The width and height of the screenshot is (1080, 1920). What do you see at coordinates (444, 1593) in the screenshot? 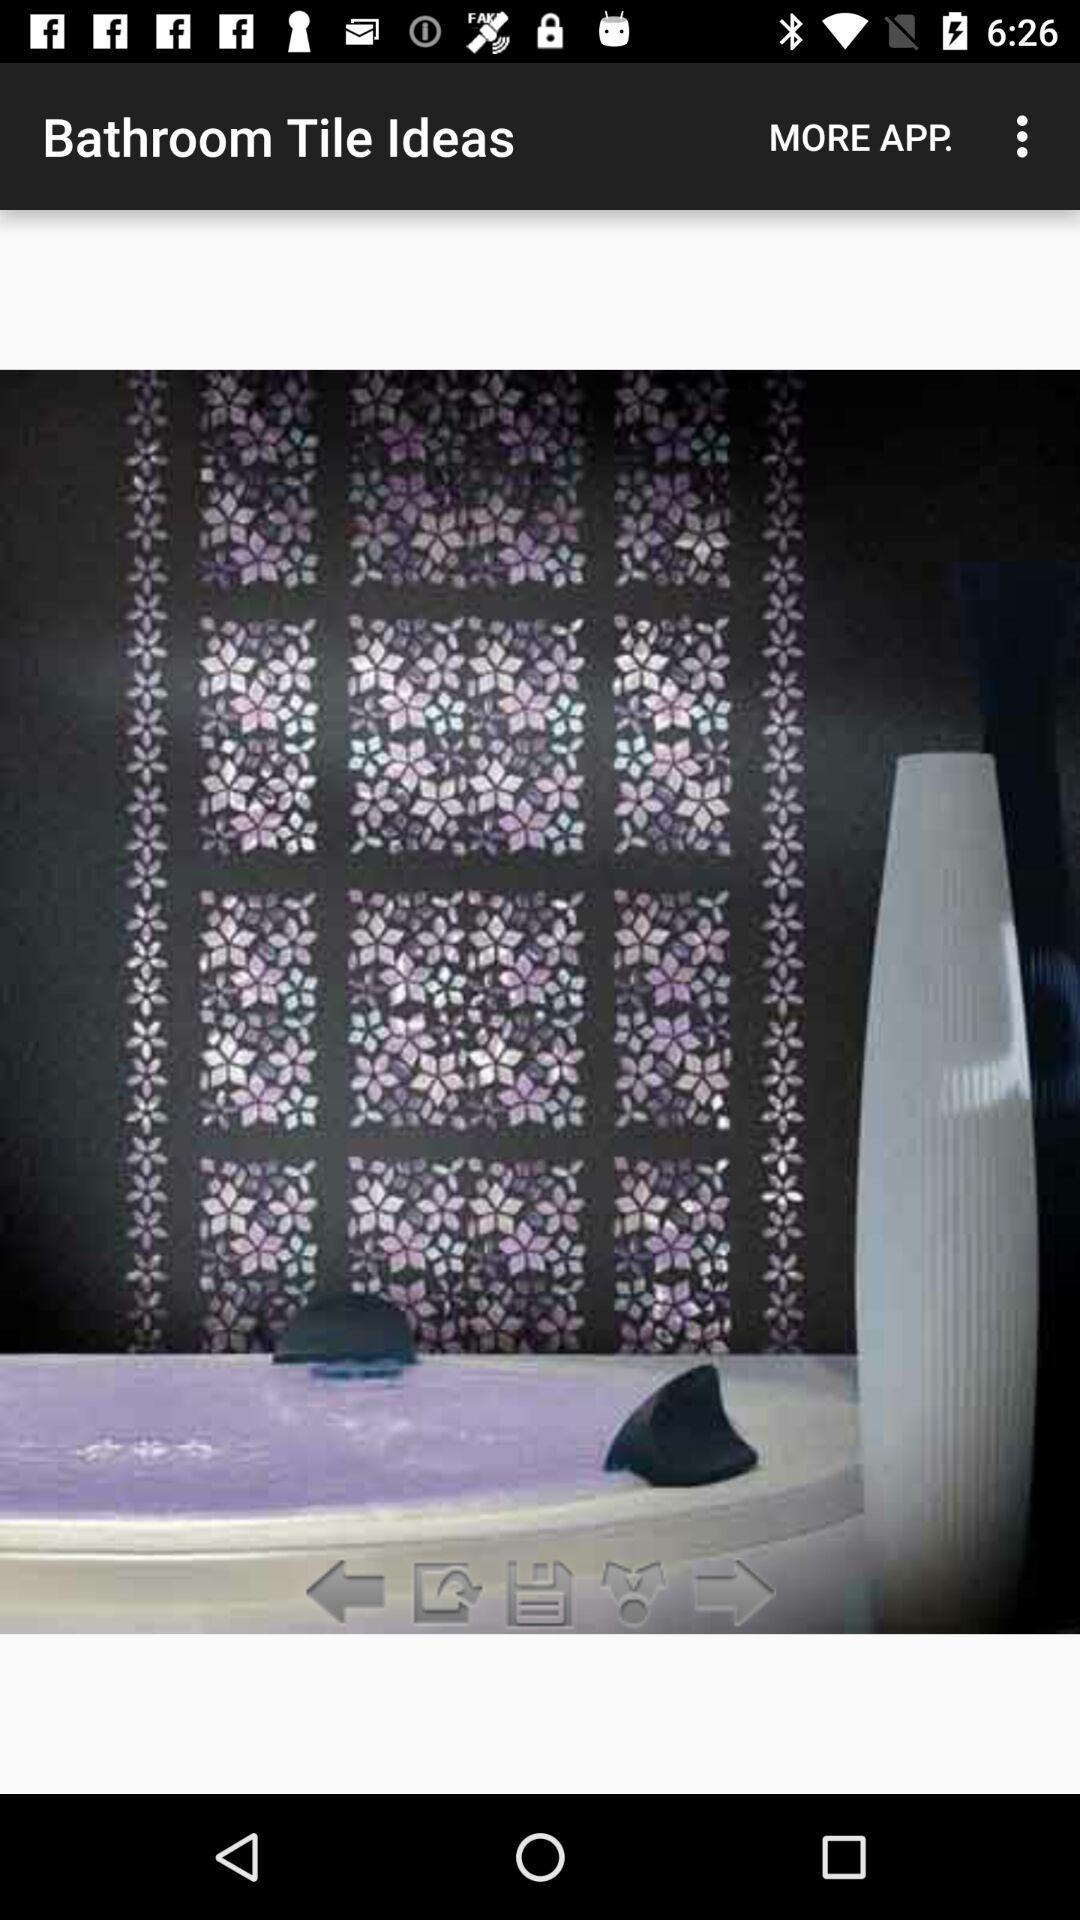
I see `open screen and device options` at bounding box center [444, 1593].